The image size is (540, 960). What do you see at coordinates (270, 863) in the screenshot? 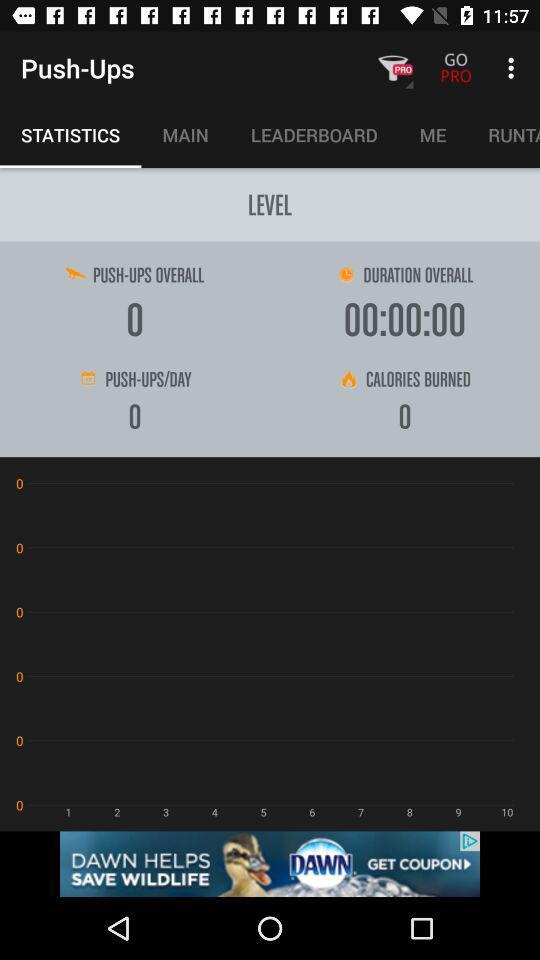
I see `get coupon` at bounding box center [270, 863].